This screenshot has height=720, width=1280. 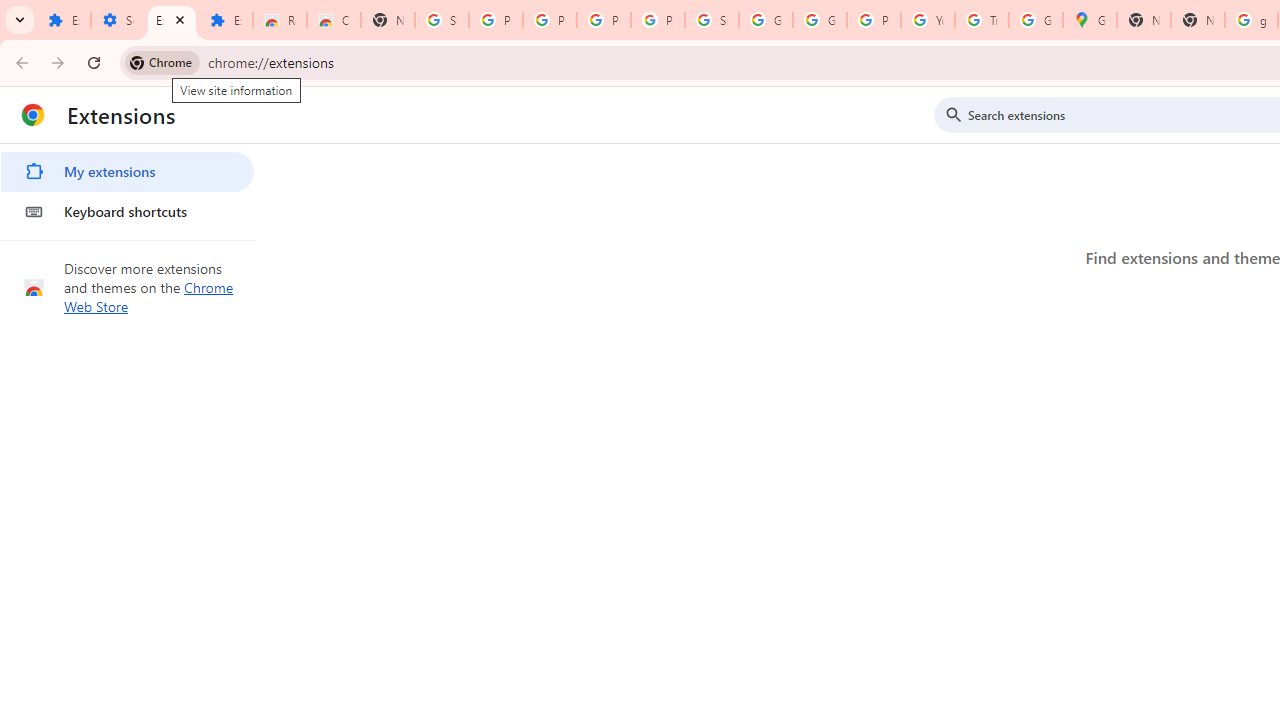 I want to click on 'Extensions', so click(x=171, y=20).